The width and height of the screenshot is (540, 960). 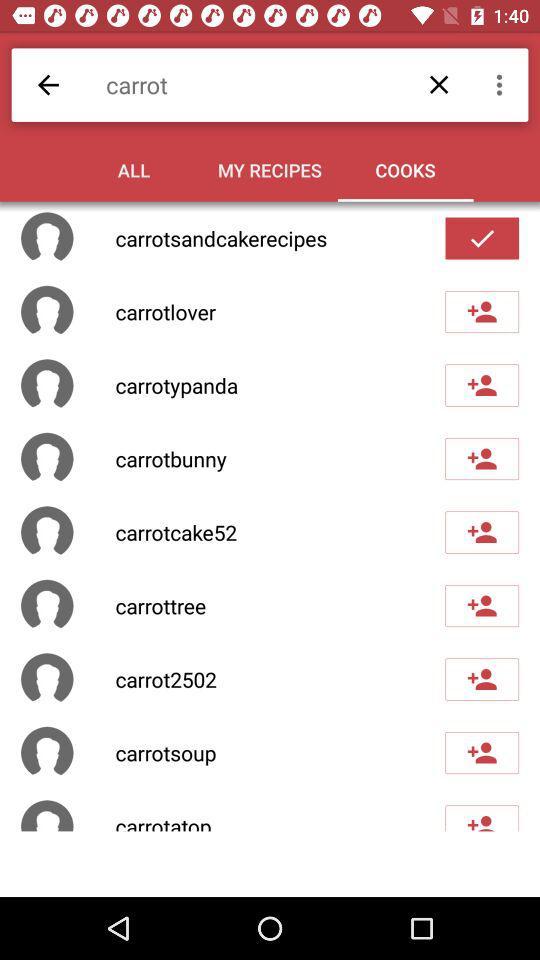 I want to click on recipe, so click(x=481, y=752).